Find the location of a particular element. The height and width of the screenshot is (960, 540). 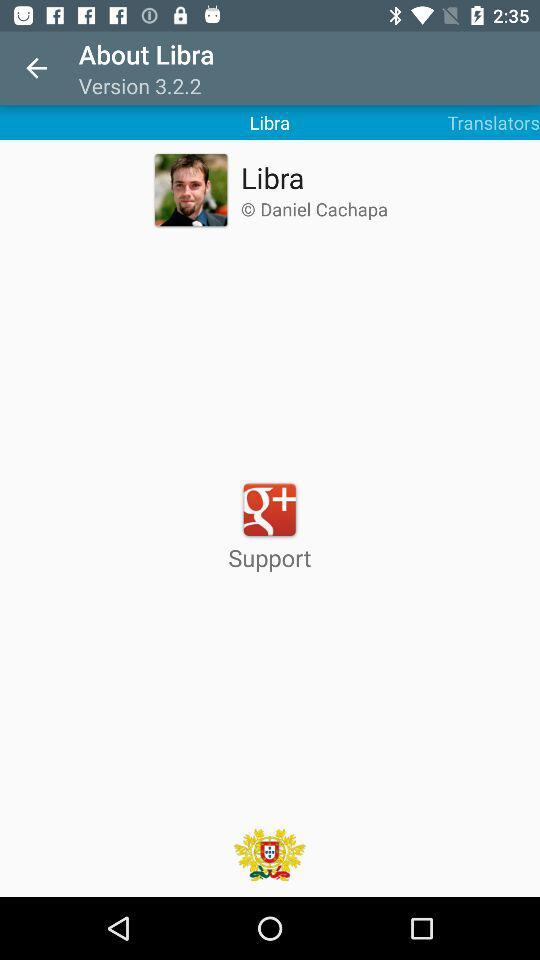

support button is located at coordinates (270, 525).